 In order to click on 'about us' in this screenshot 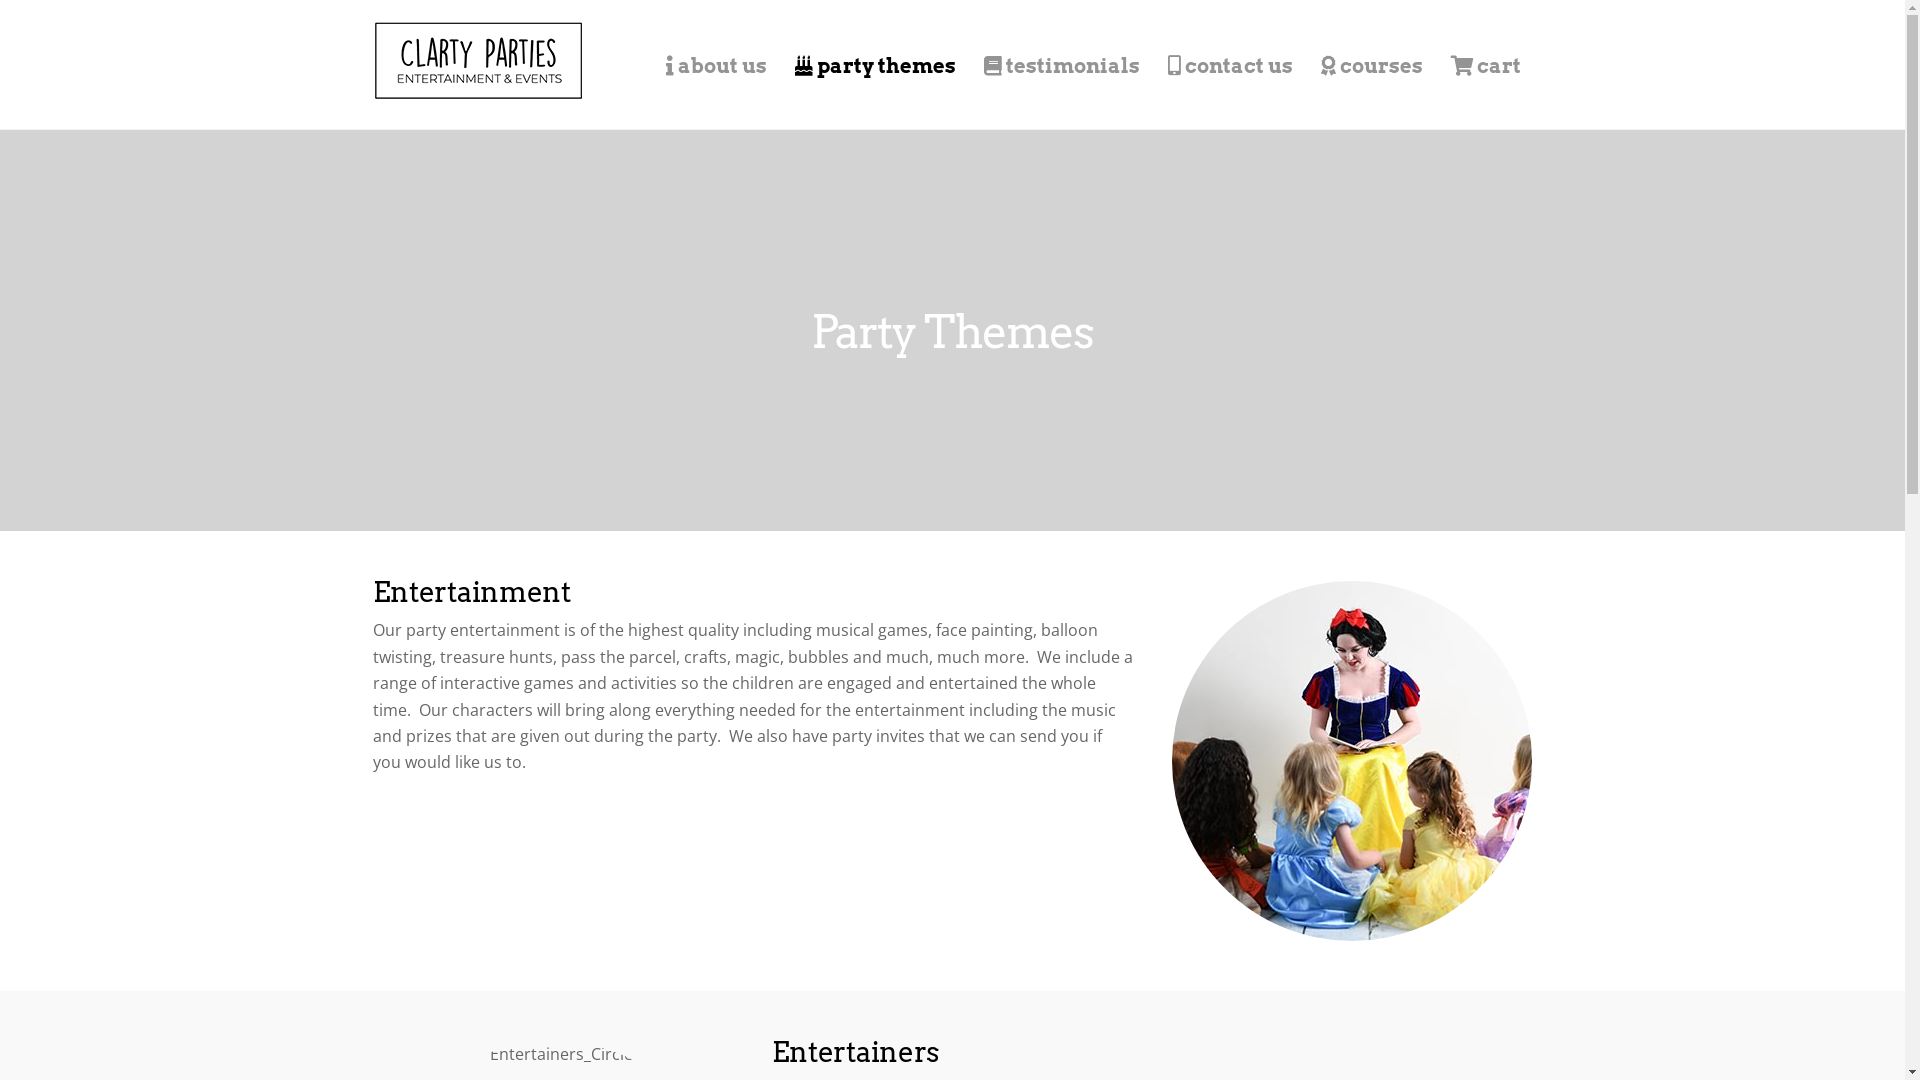, I will do `click(716, 64)`.